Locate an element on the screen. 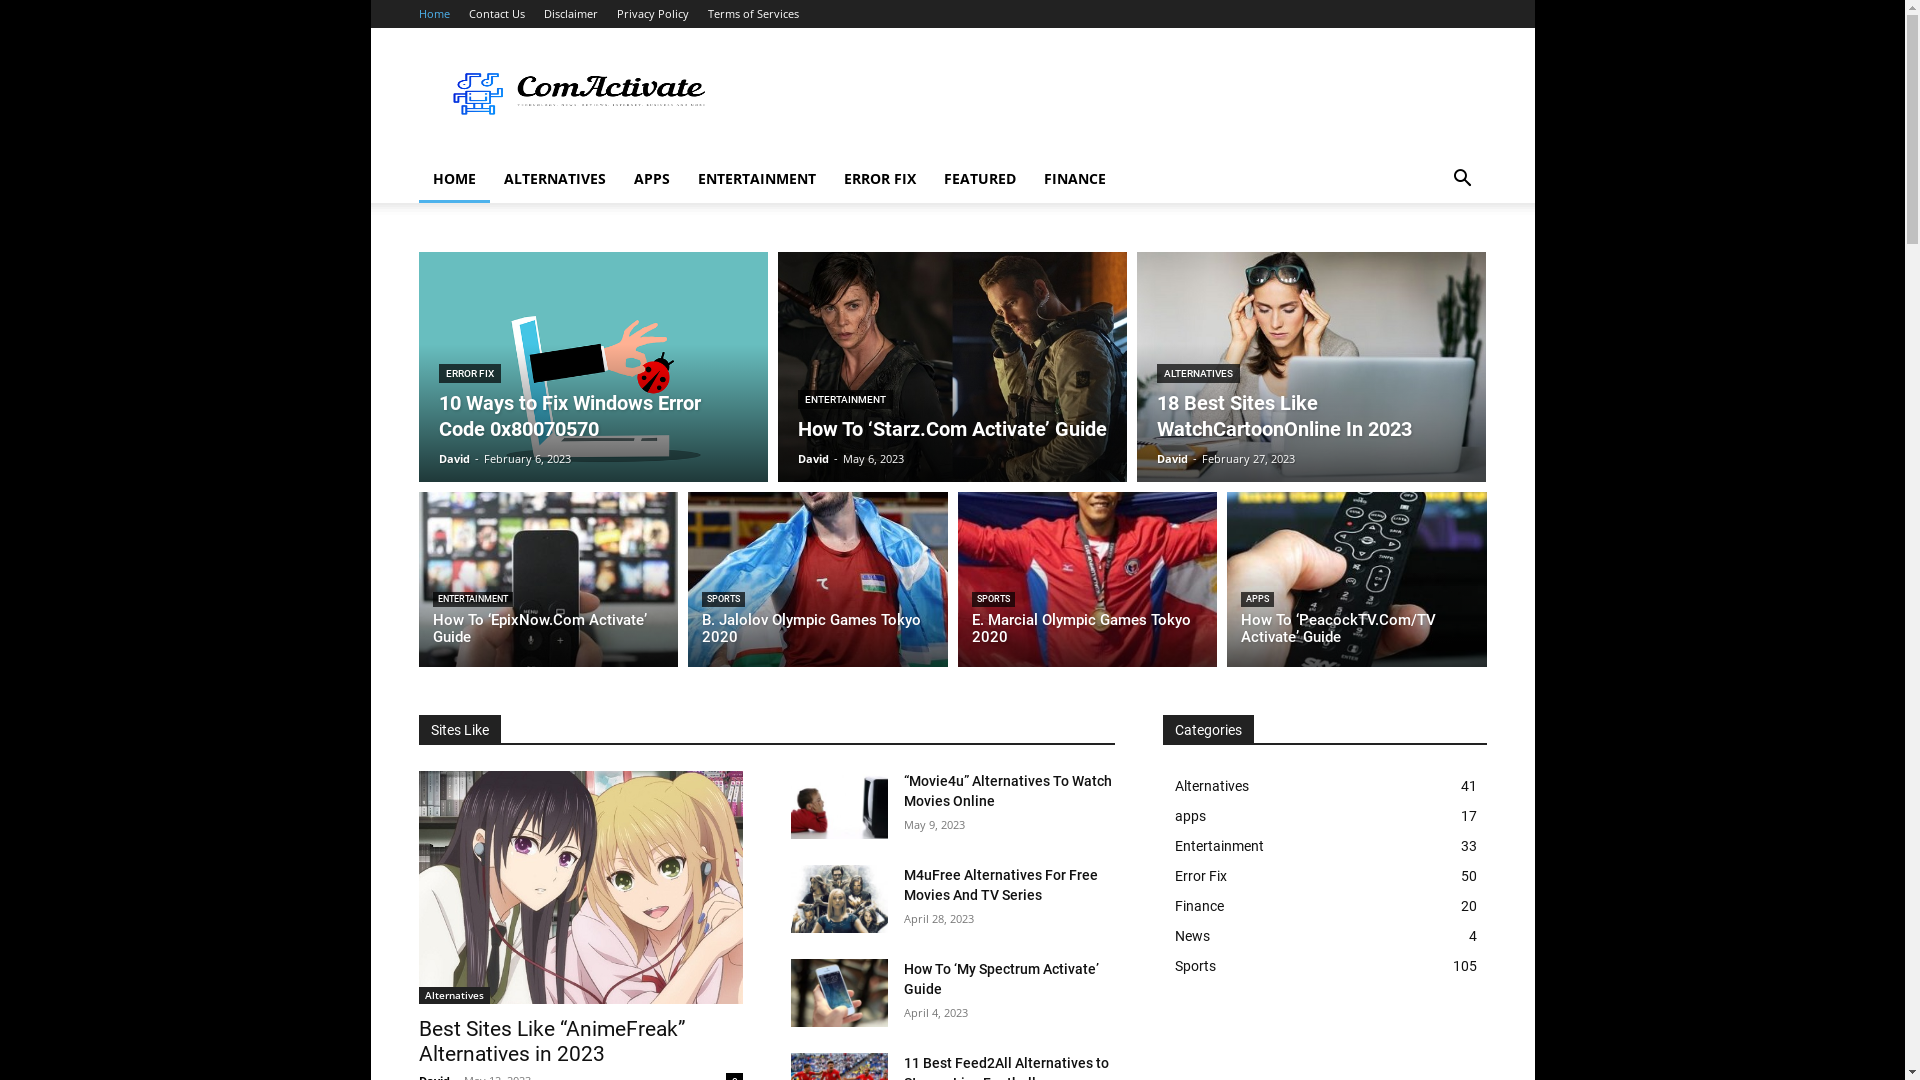 The width and height of the screenshot is (1920, 1080). 'Home' is located at coordinates (432, 13).